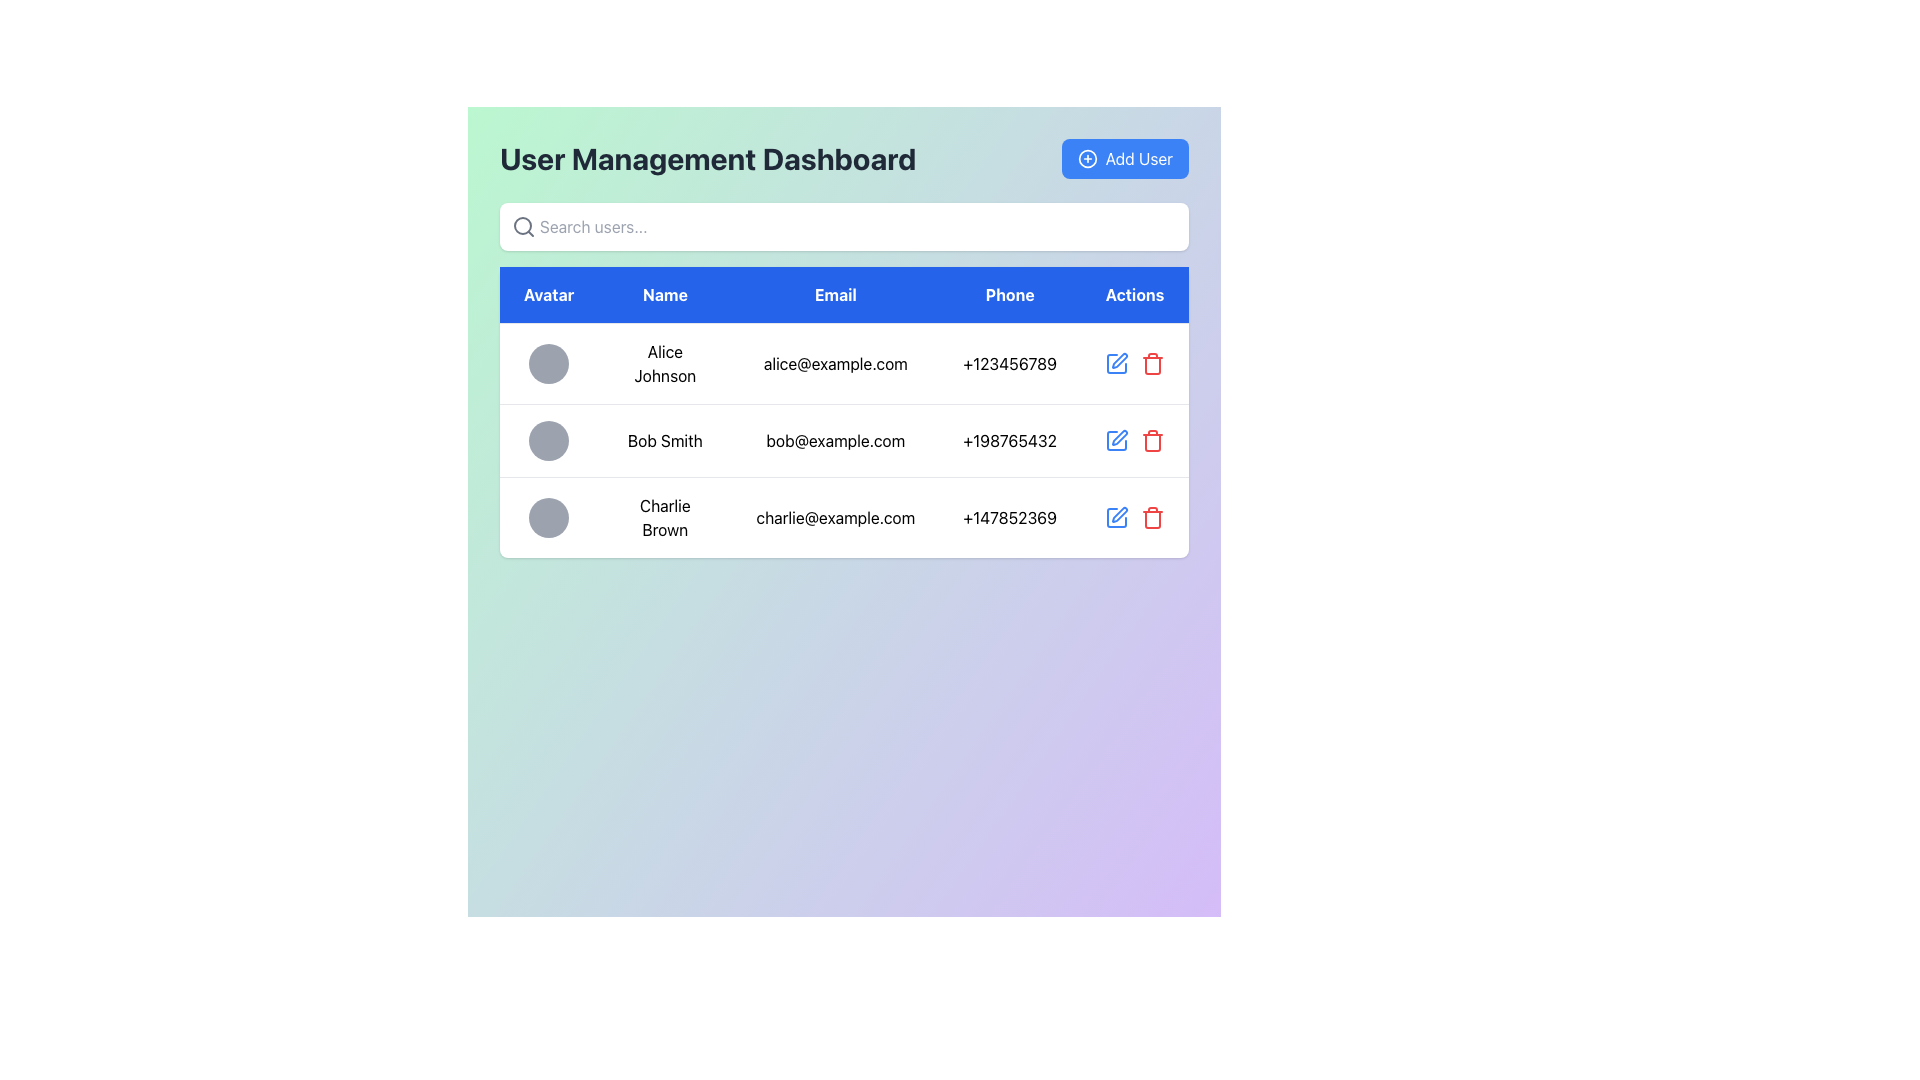  Describe the element at coordinates (844, 439) in the screenshot. I see `the second row of the user management table that contains user details and action buttons, positioned between 'Alice Johnson' and 'Charlie Brown'` at that location.